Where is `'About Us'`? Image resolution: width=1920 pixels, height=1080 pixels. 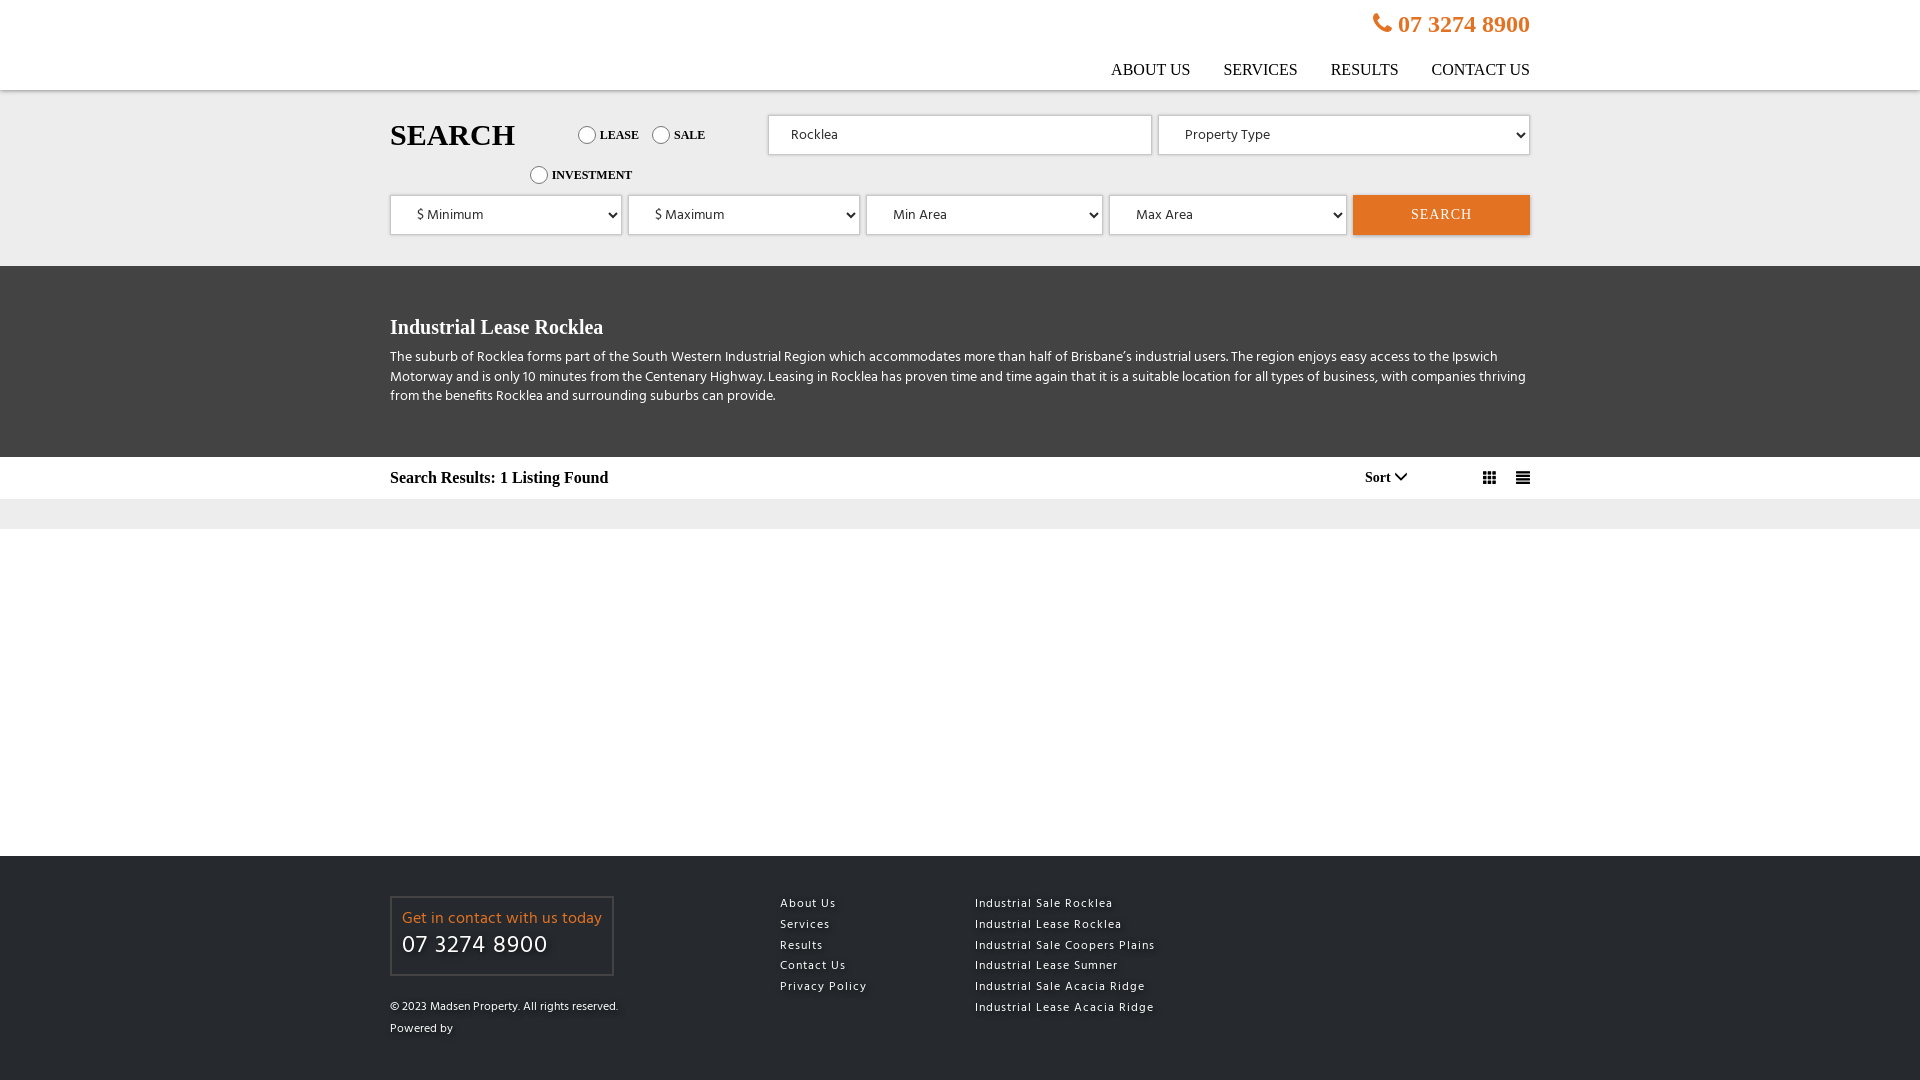
'About Us' is located at coordinates (778, 904).